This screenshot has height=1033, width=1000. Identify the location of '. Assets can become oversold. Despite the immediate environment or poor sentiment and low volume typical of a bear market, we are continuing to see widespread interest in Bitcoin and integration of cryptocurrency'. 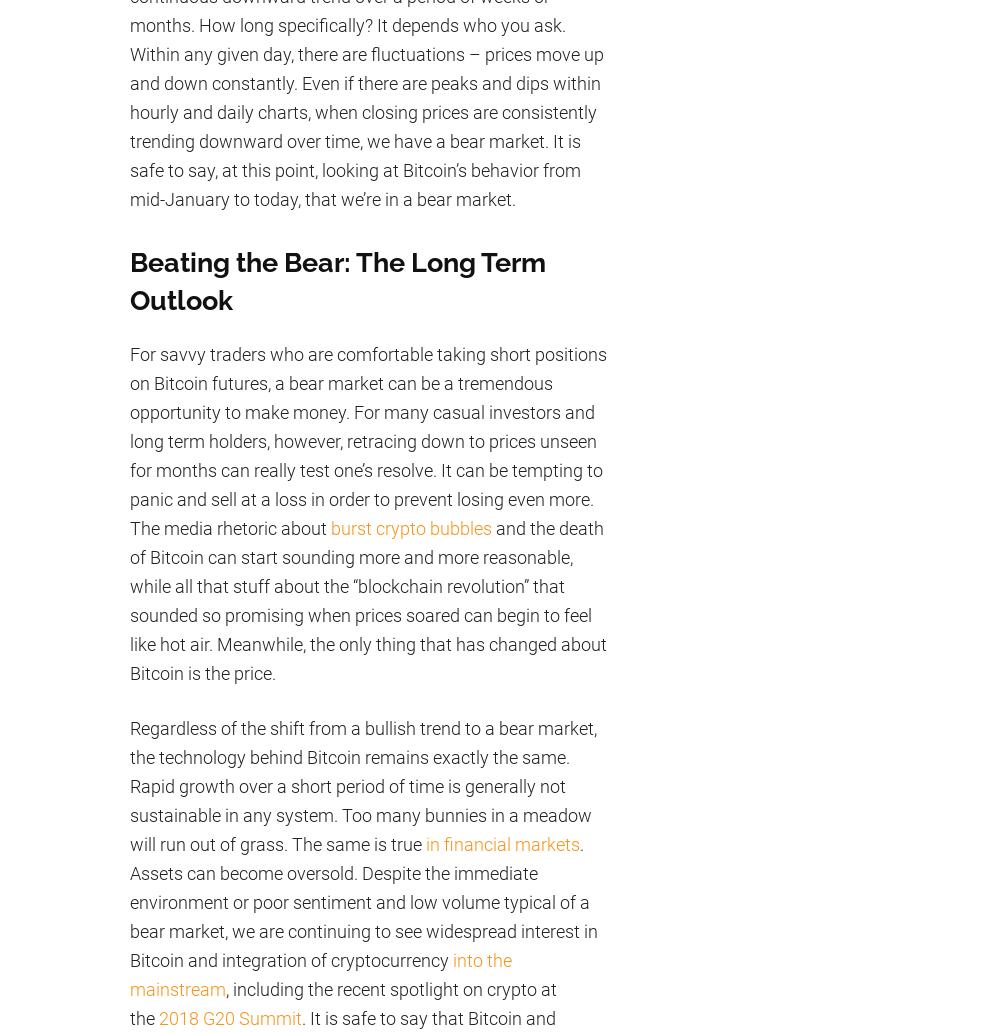
(363, 900).